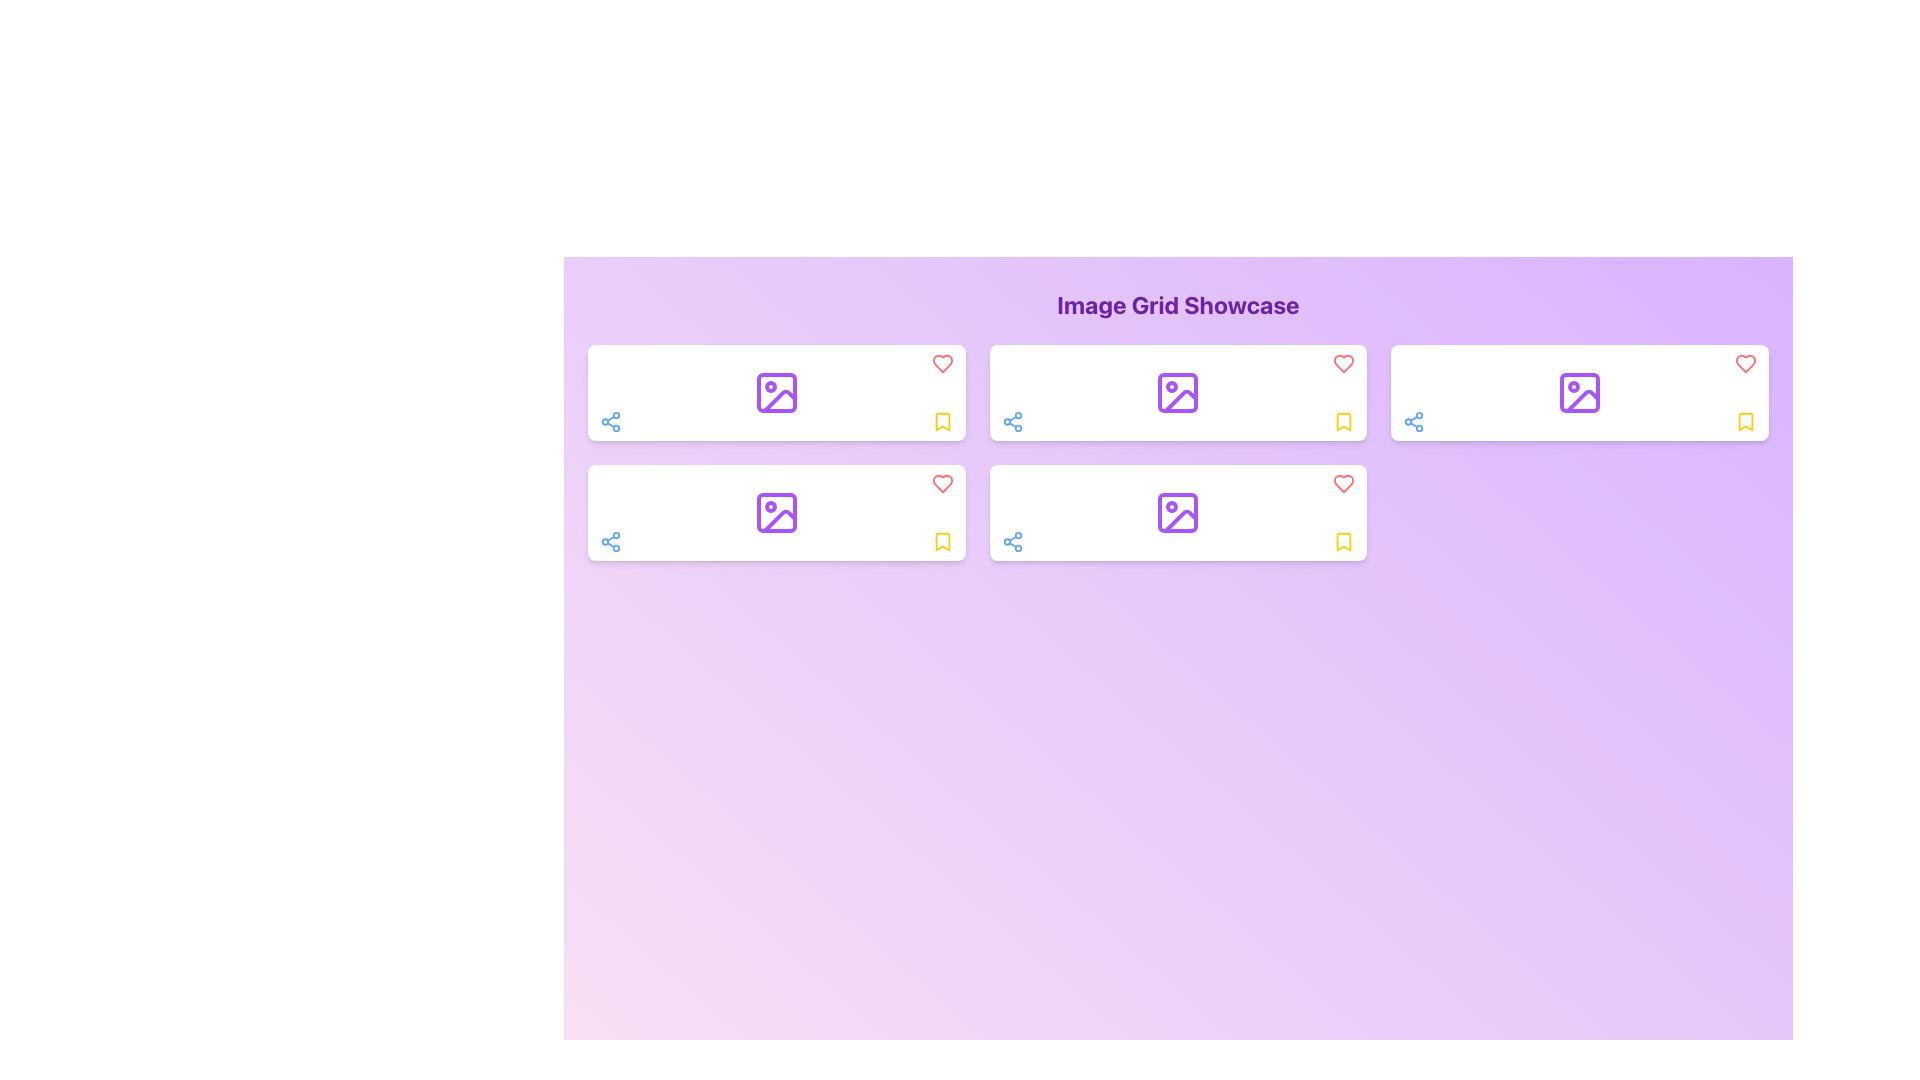 This screenshot has height=1080, width=1920. What do you see at coordinates (1344, 542) in the screenshot?
I see `the bookmark icon located at the bottom right corner of the third card in the top row of the grid layout` at bounding box center [1344, 542].